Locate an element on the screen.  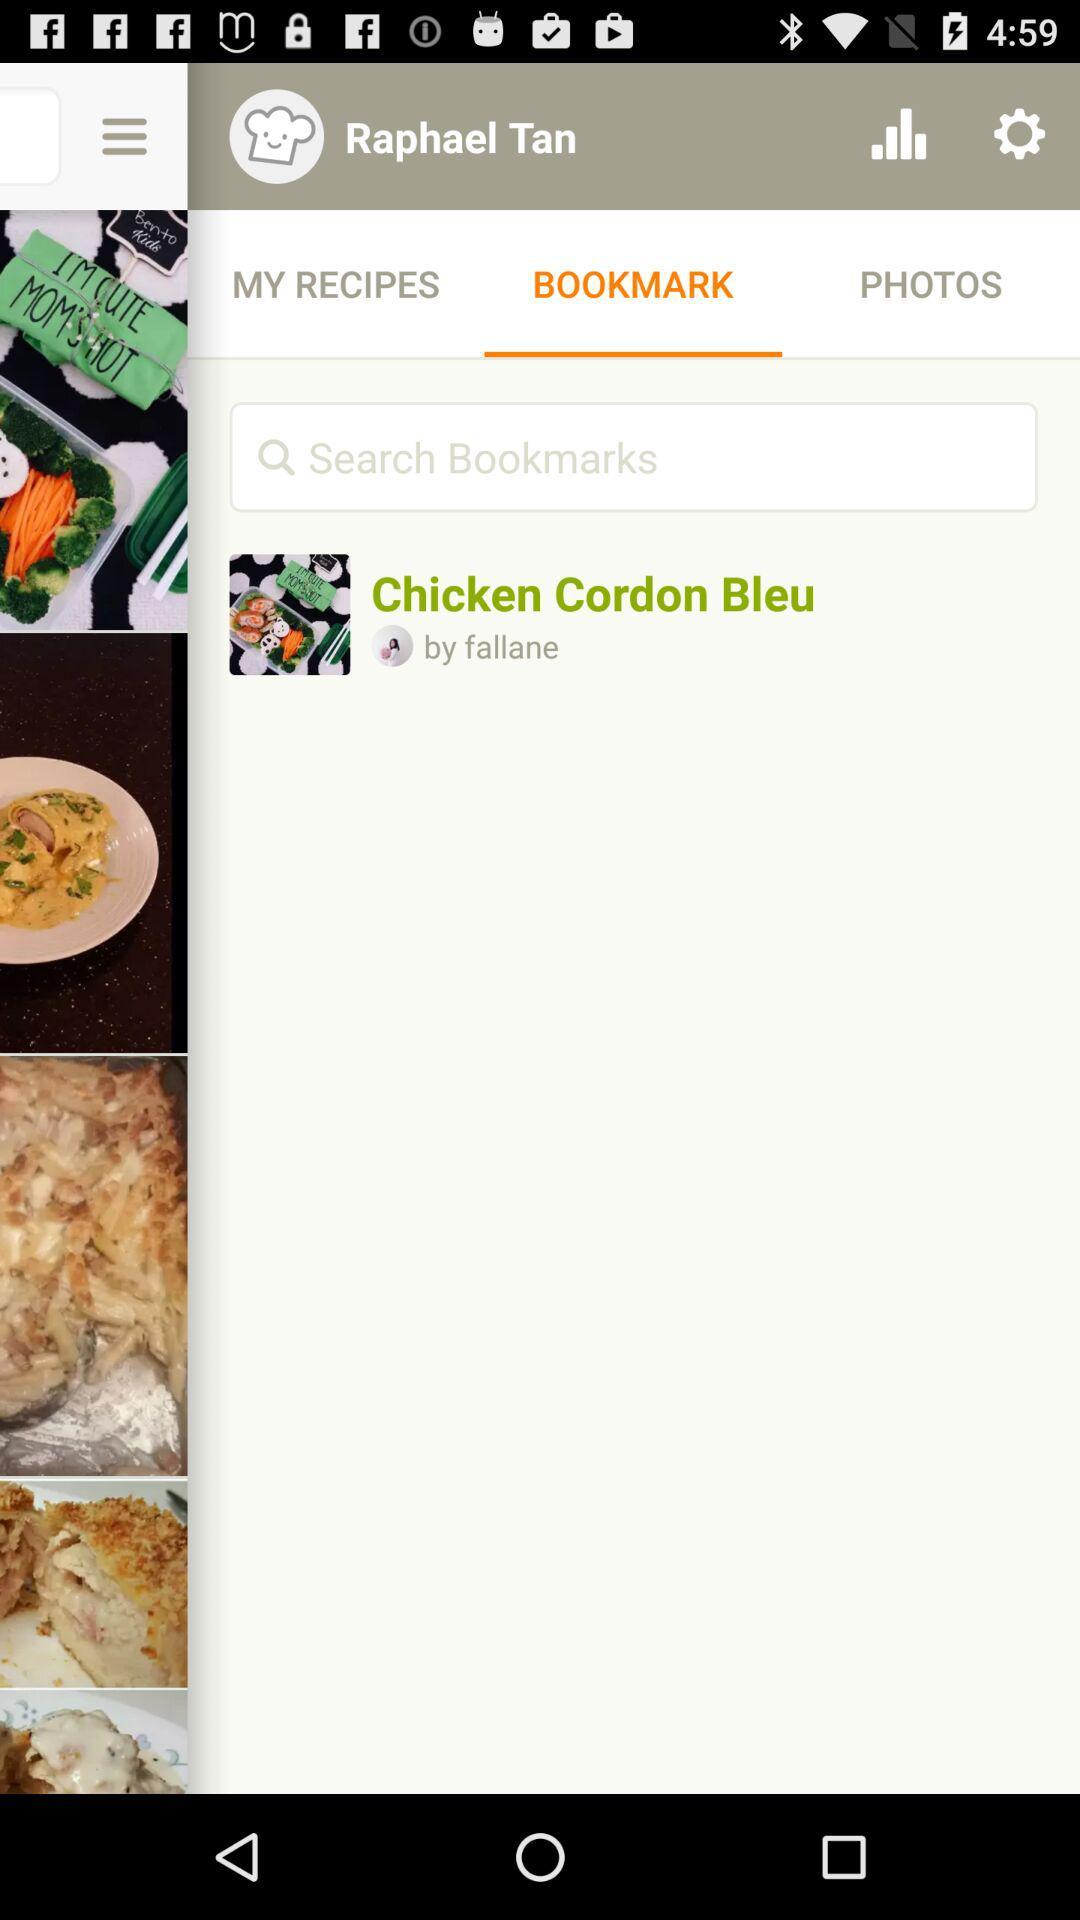
the settings icon is located at coordinates (1019, 145).